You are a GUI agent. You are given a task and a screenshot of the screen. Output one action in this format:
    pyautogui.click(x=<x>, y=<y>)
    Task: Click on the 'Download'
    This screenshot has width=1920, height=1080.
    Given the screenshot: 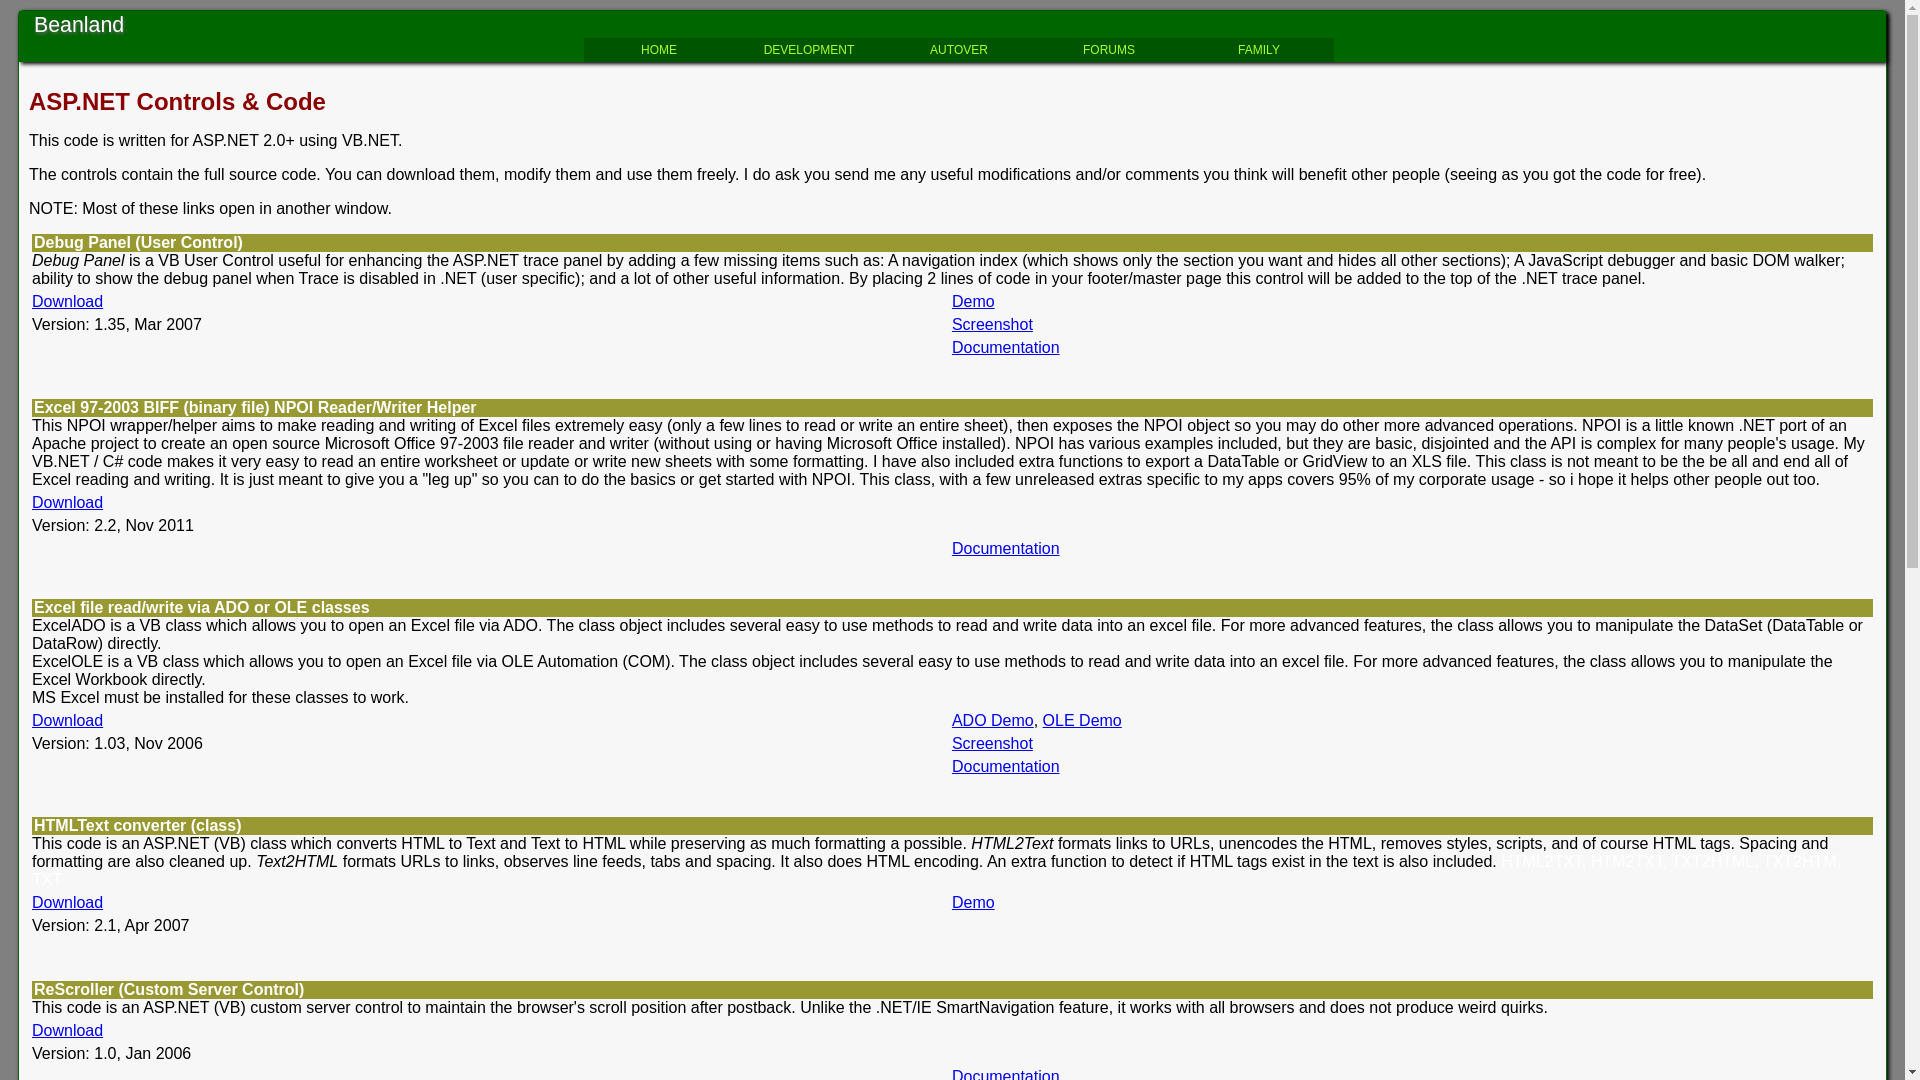 What is the action you would take?
    pyautogui.click(x=67, y=1030)
    